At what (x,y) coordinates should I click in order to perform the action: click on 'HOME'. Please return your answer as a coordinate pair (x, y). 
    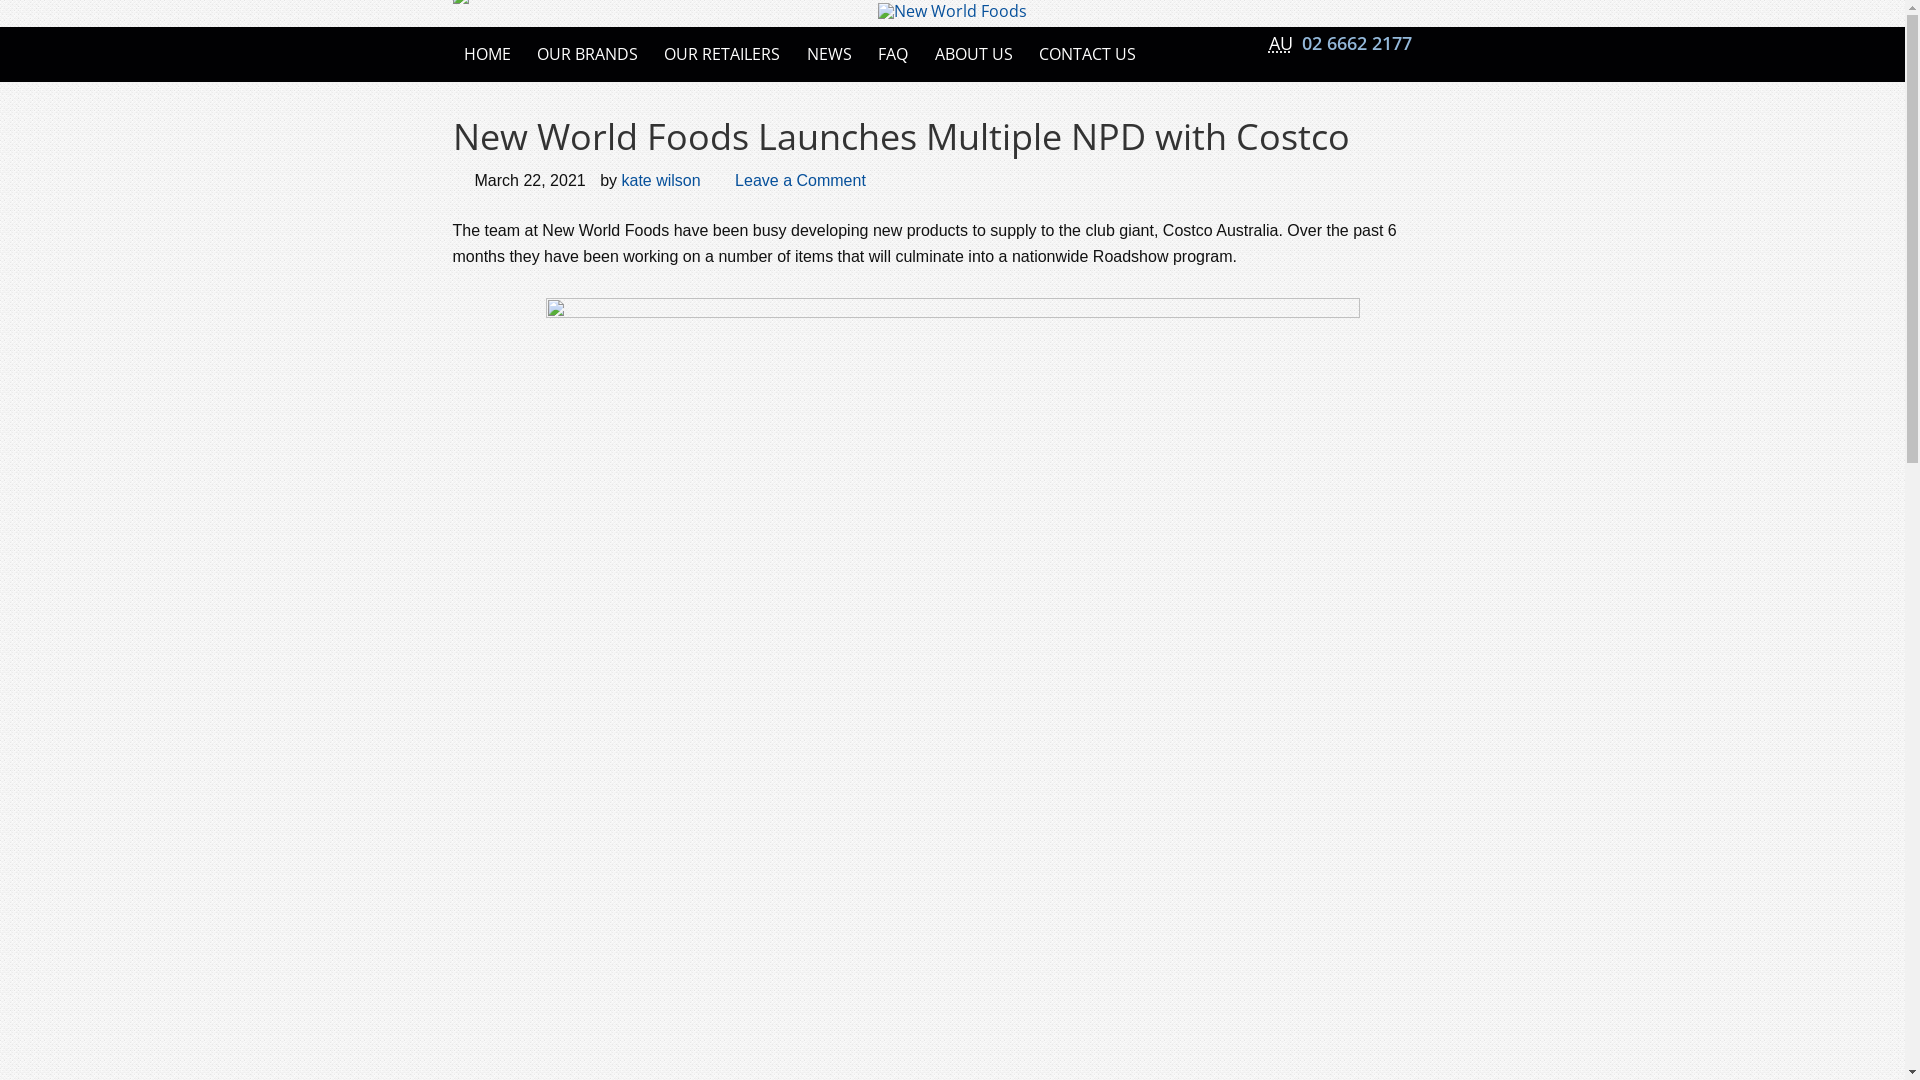
    Looking at the image, I should click on (486, 53).